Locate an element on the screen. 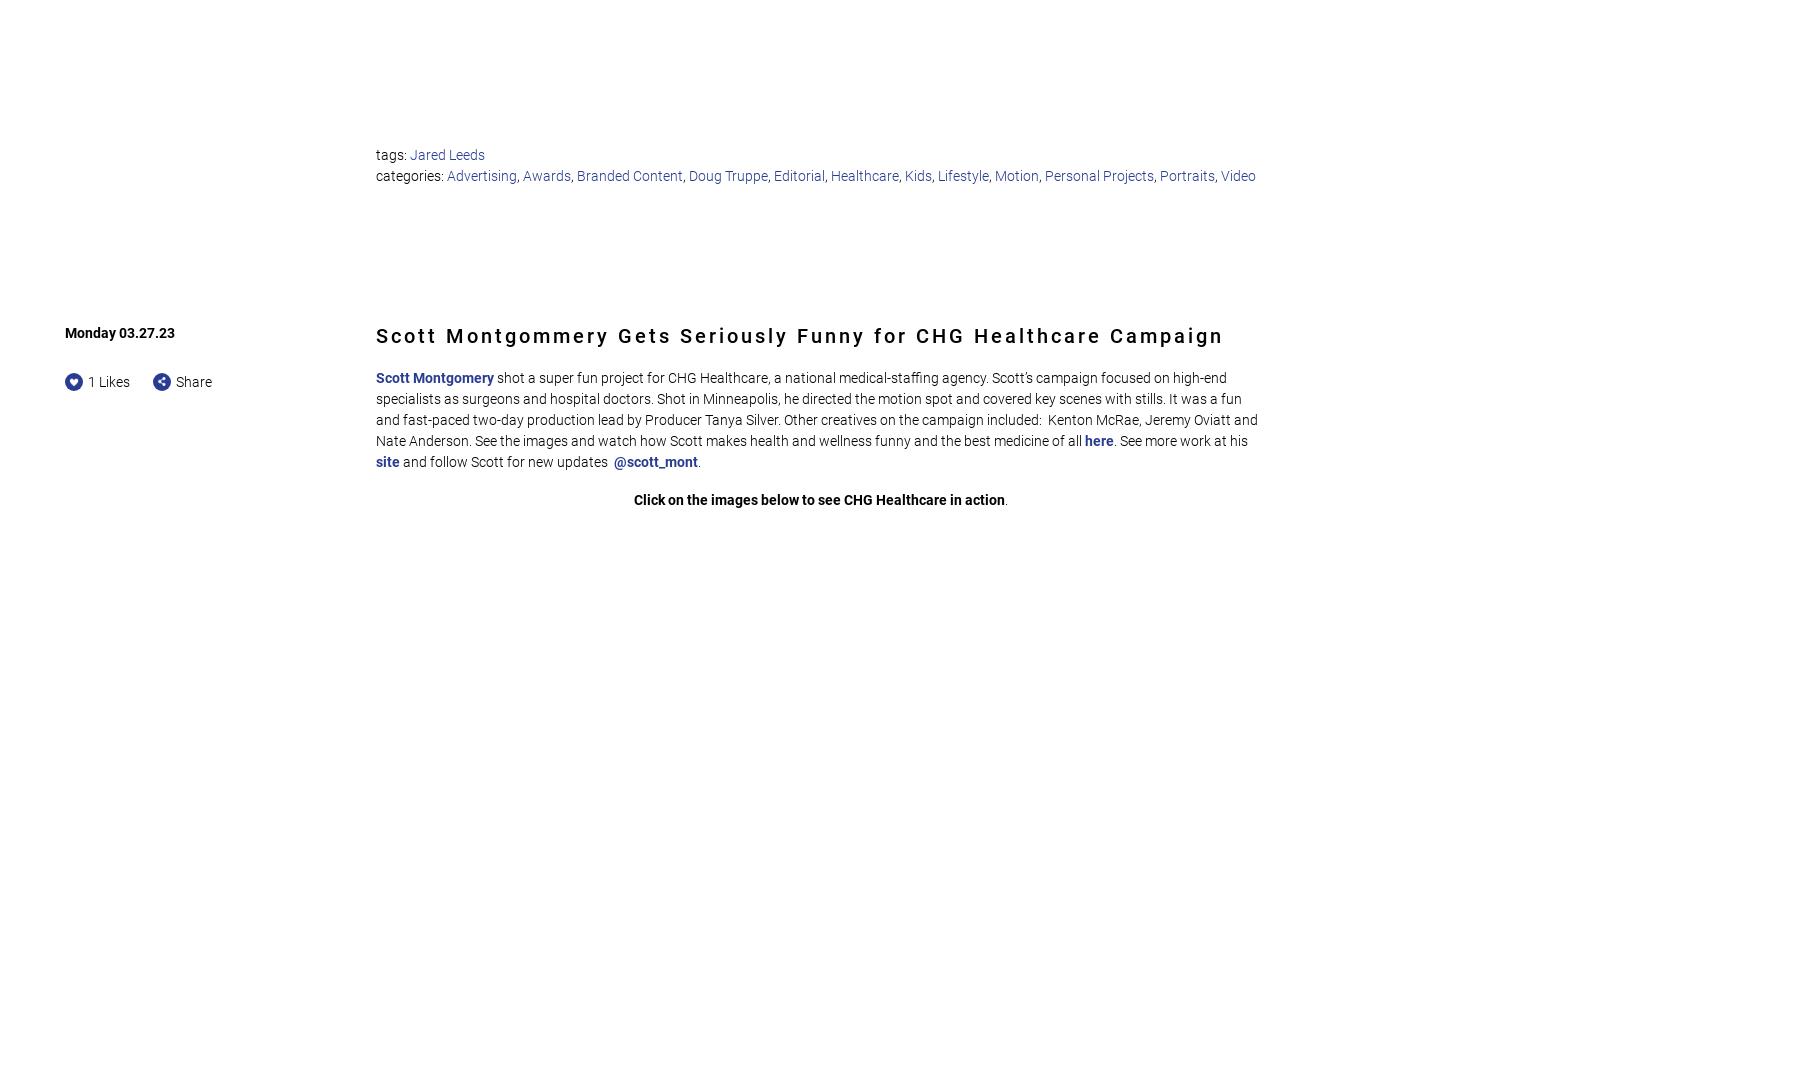 The height and width of the screenshot is (1076, 1805). '. See more work at his' is located at coordinates (1181, 439).